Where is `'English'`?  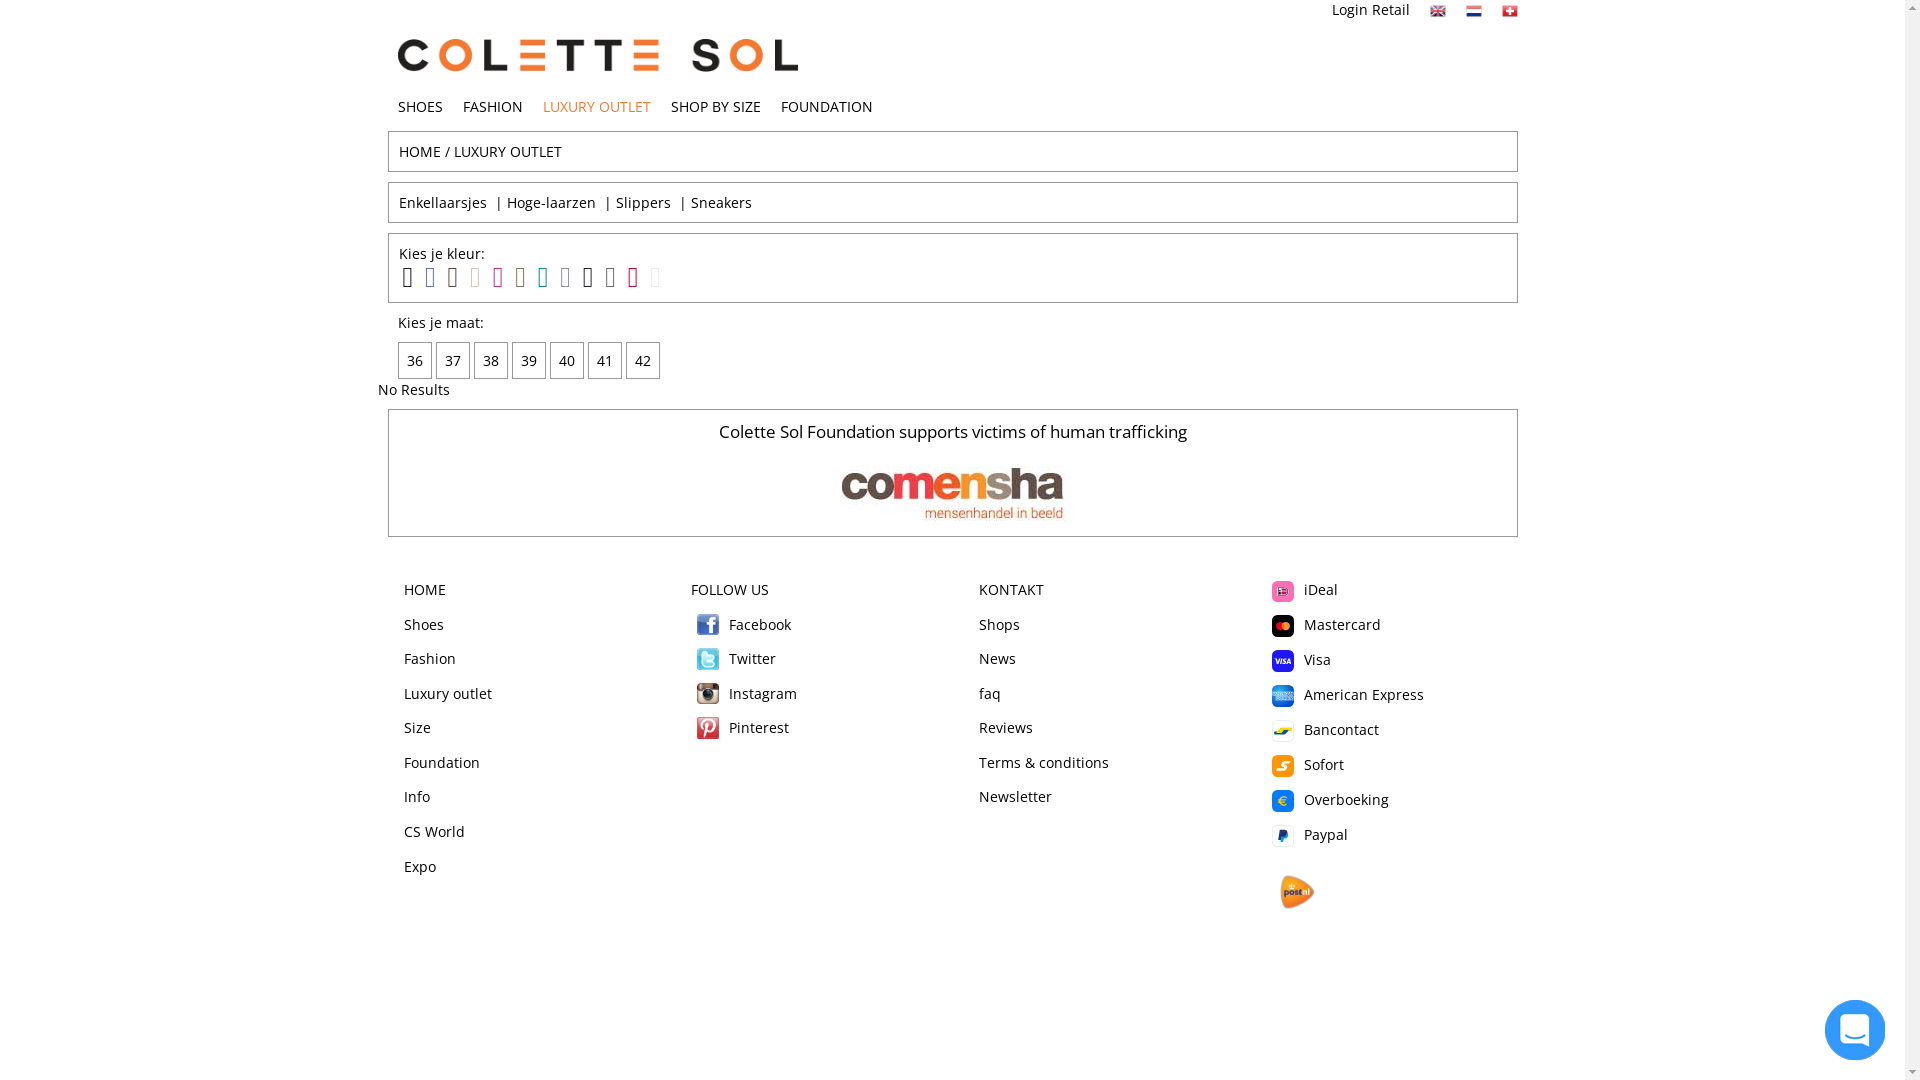
'English' is located at coordinates (1429, 11).